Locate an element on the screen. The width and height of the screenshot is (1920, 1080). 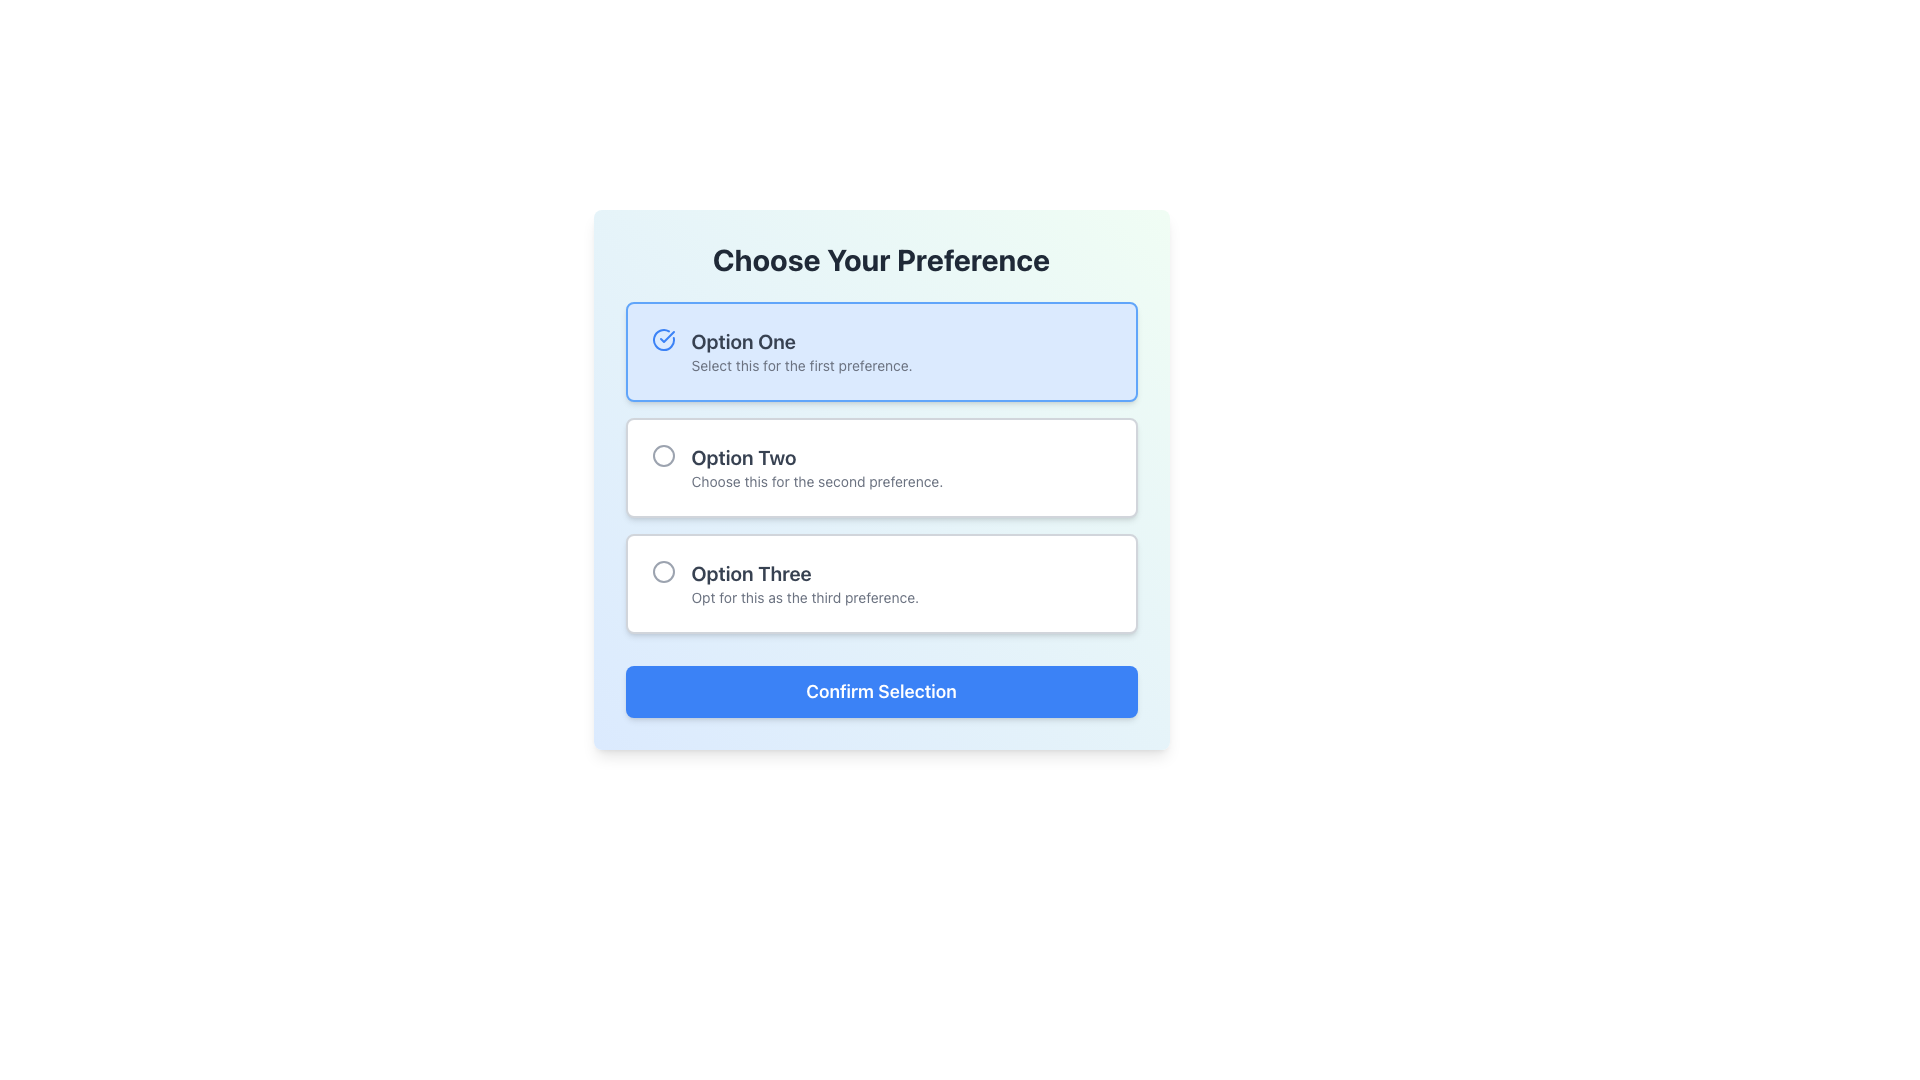
the circle indicator for the radio button corresponding to 'Option Two' is located at coordinates (663, 455).